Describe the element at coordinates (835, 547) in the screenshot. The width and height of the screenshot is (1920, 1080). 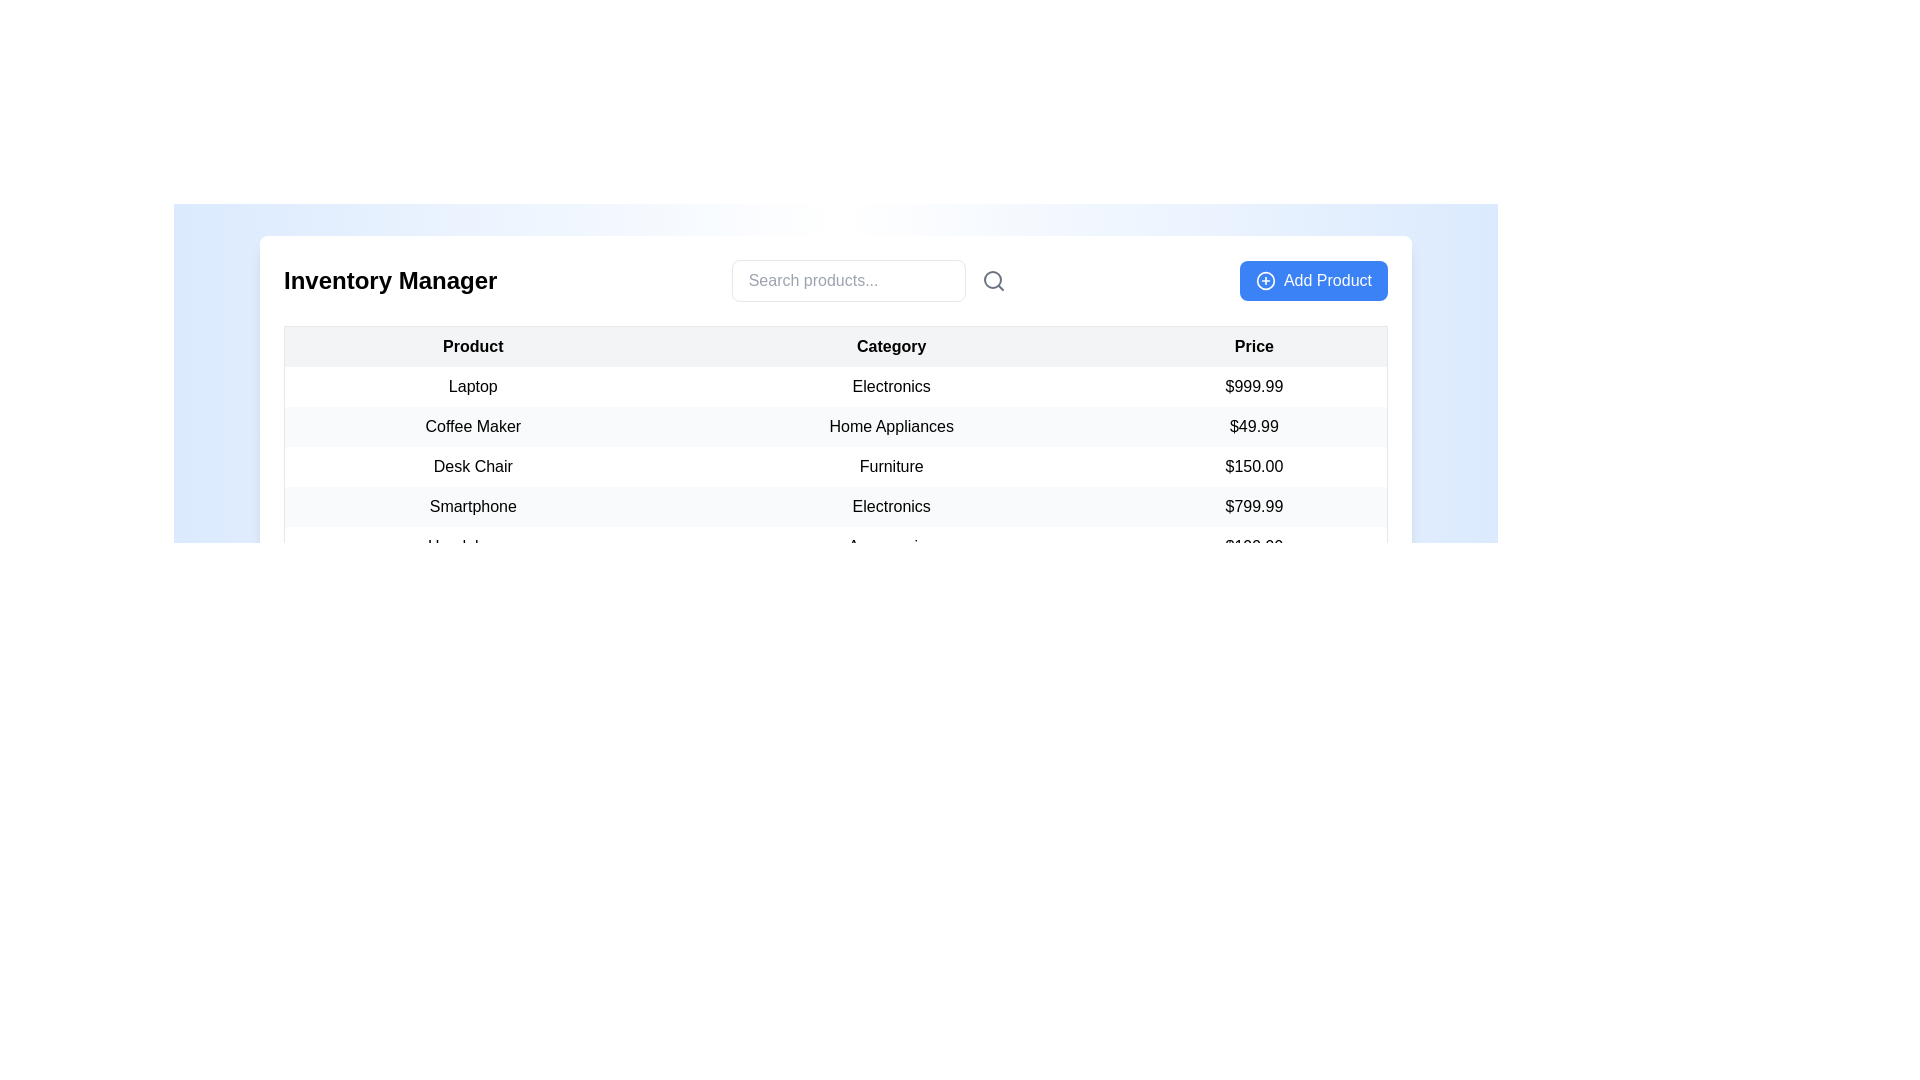
I see `information presented in the last visible table row containing 'Headphones' under 'Accessories' priced at '$199.99.'` at that location.